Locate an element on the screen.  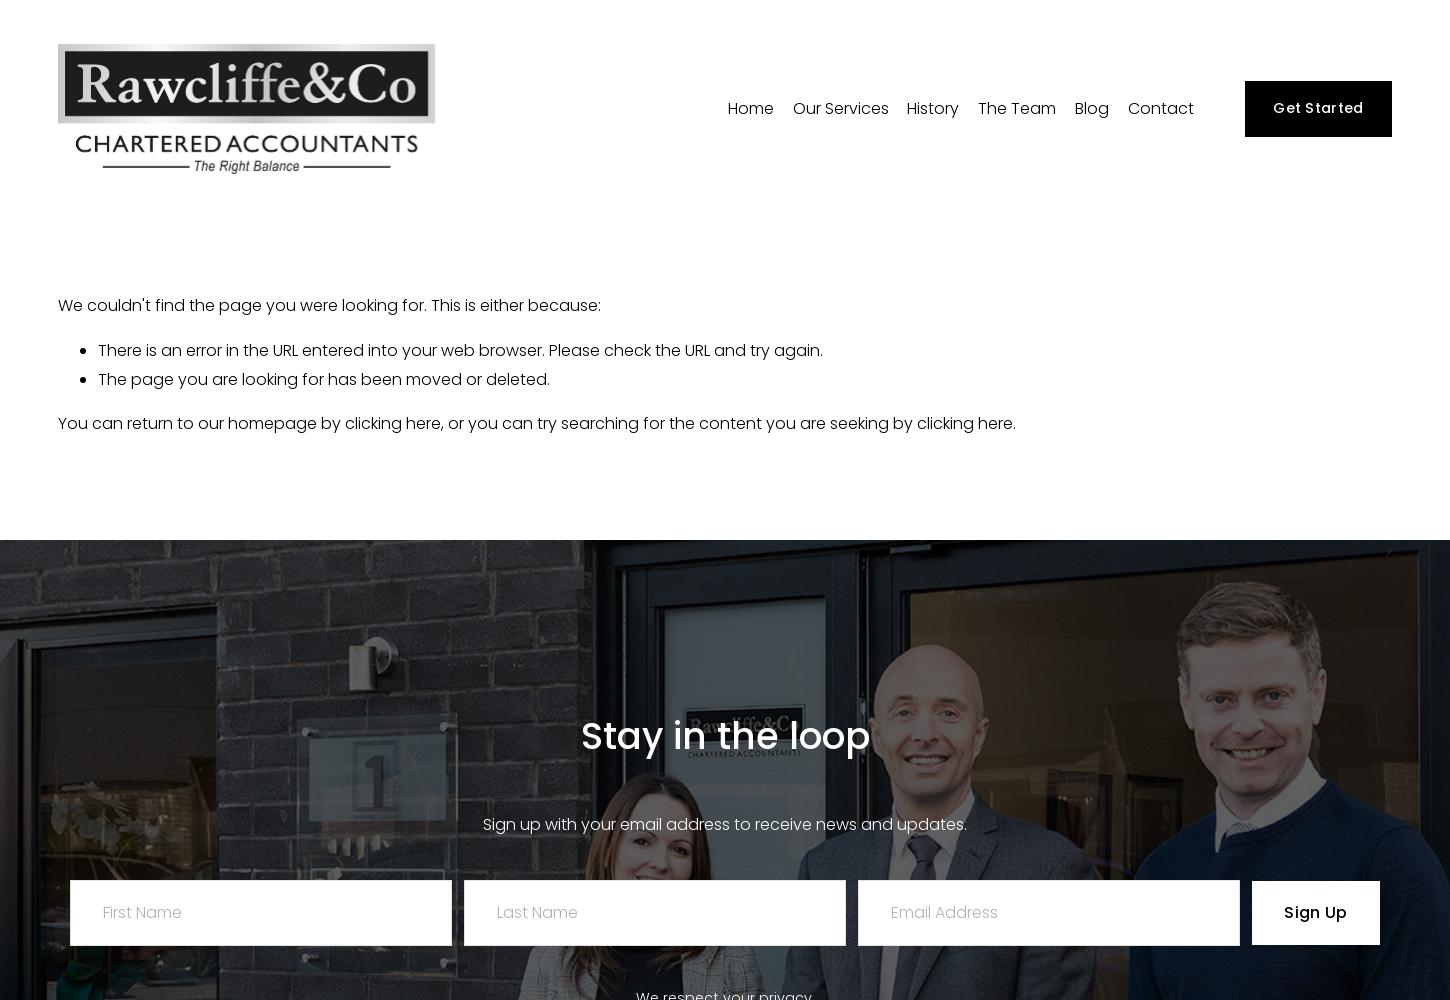
'There is an error in the URL entered into your web browser. Please check the URL and try again.' is located at coordinates (98, 348).